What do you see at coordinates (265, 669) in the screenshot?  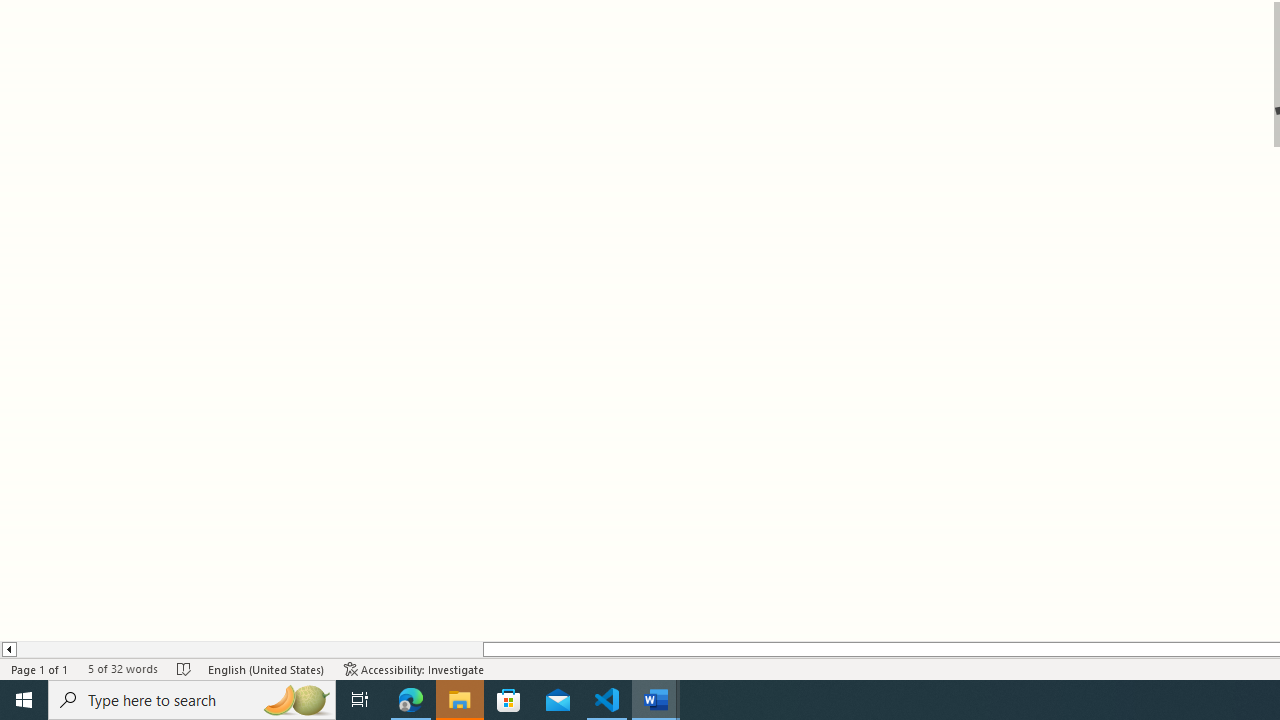 I see `'Language English (United States)'` at bounding box center [265, 669].